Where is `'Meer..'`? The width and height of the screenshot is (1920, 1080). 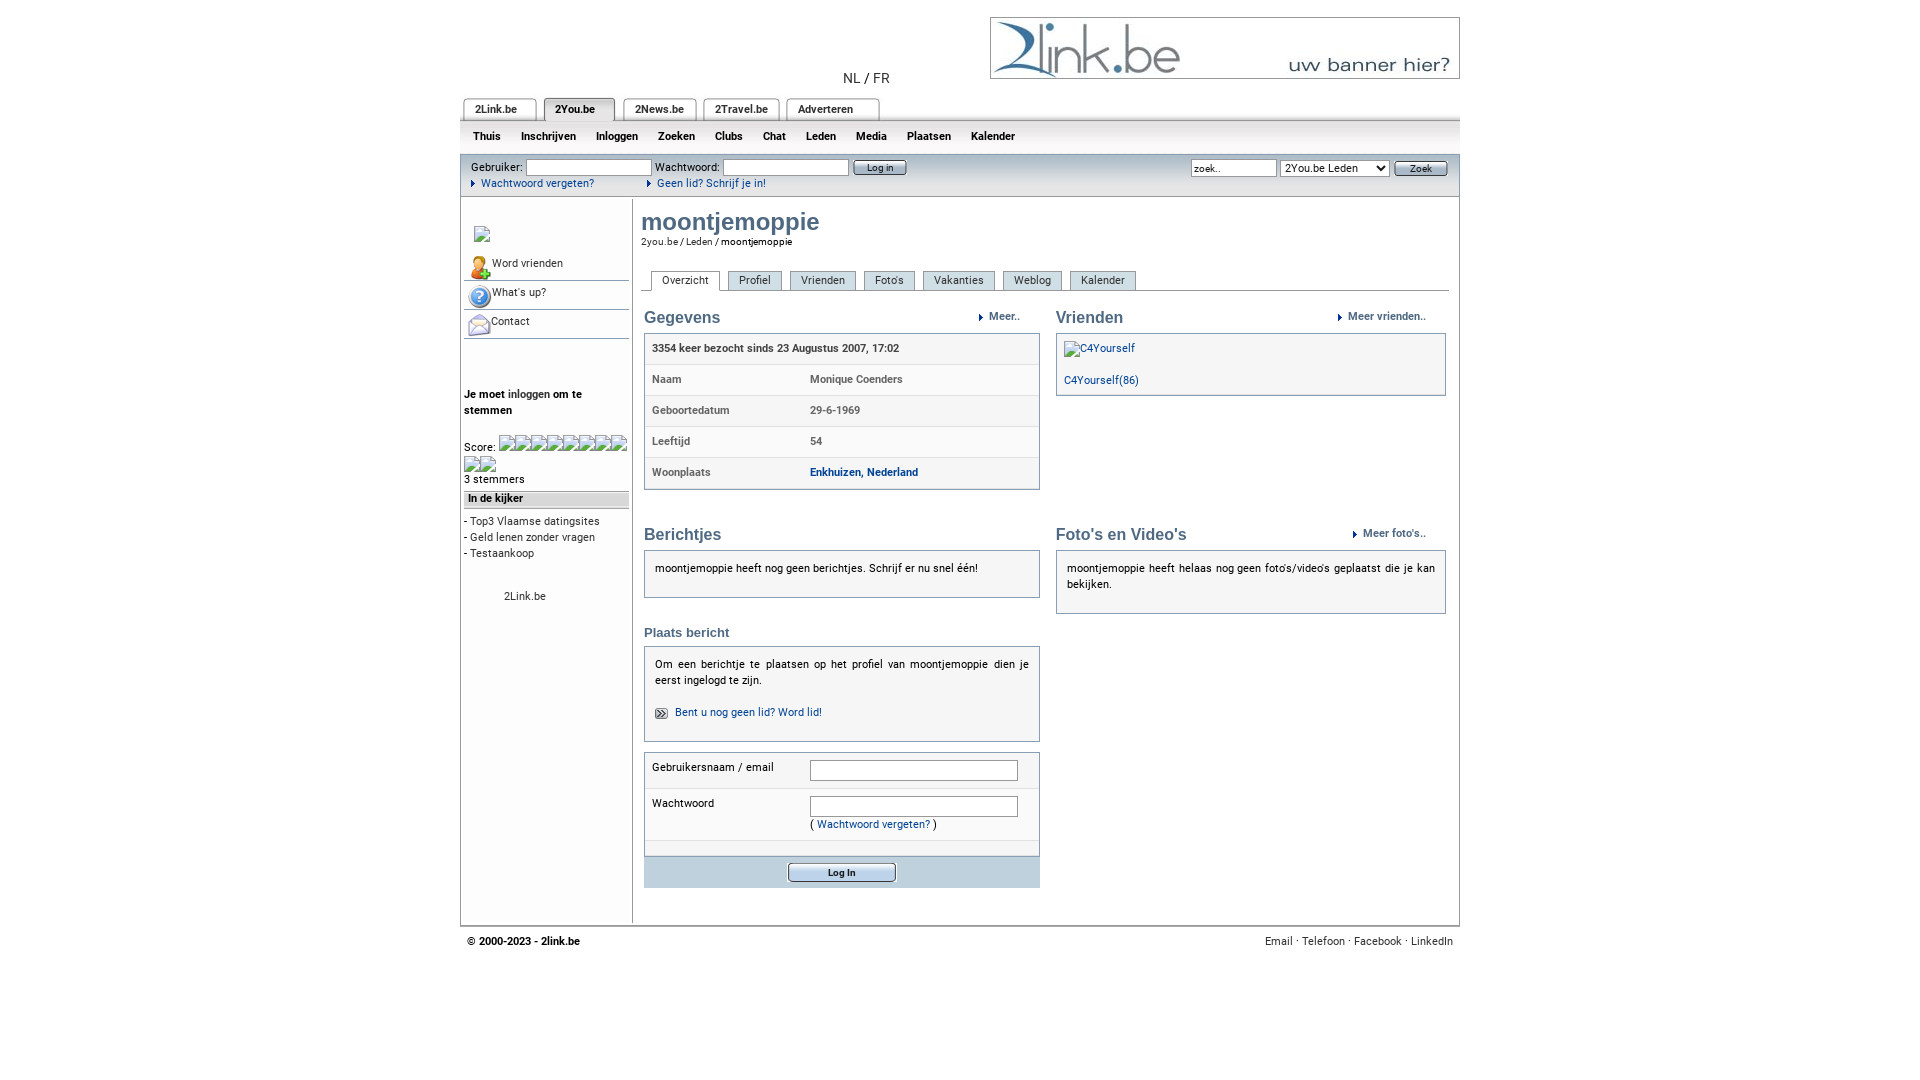 'Meer..' is located at coordinates (1009, 315).